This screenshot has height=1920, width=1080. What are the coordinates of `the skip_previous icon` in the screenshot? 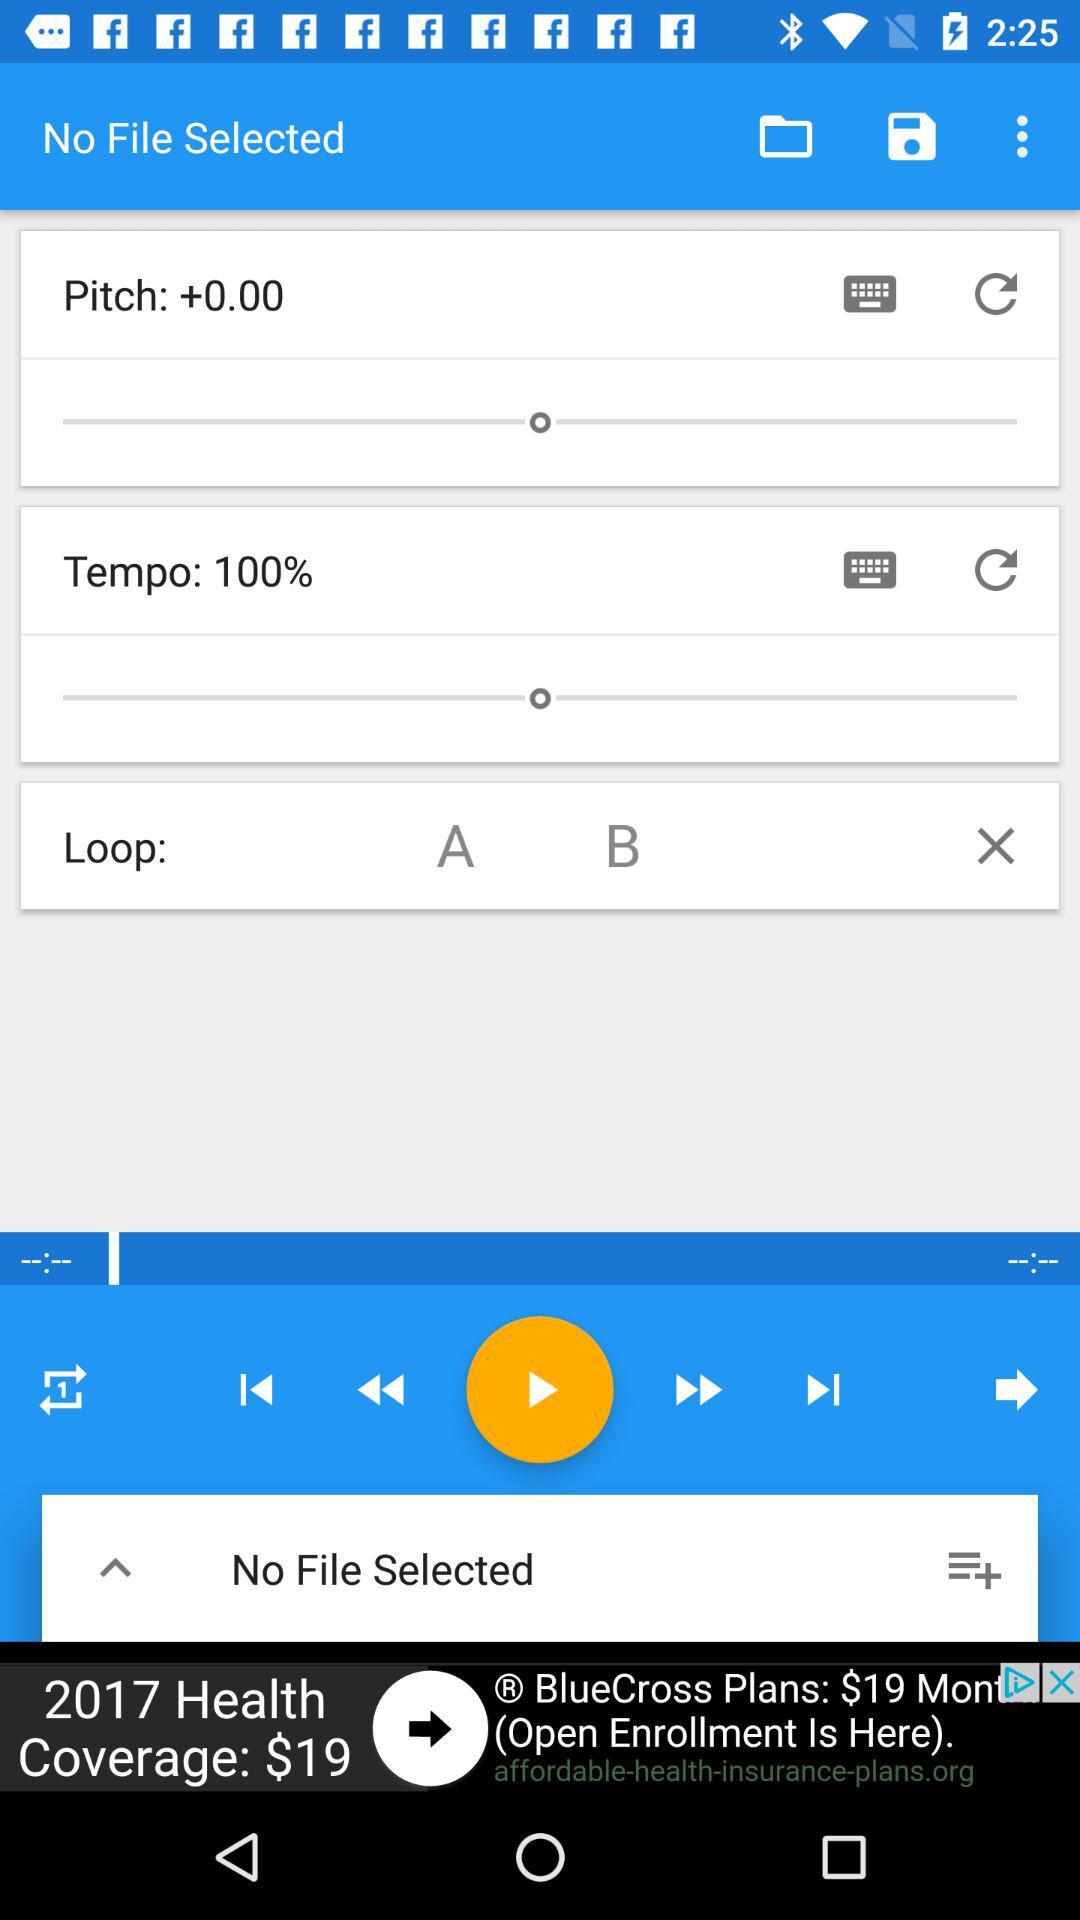 It's located at (255, 1388).